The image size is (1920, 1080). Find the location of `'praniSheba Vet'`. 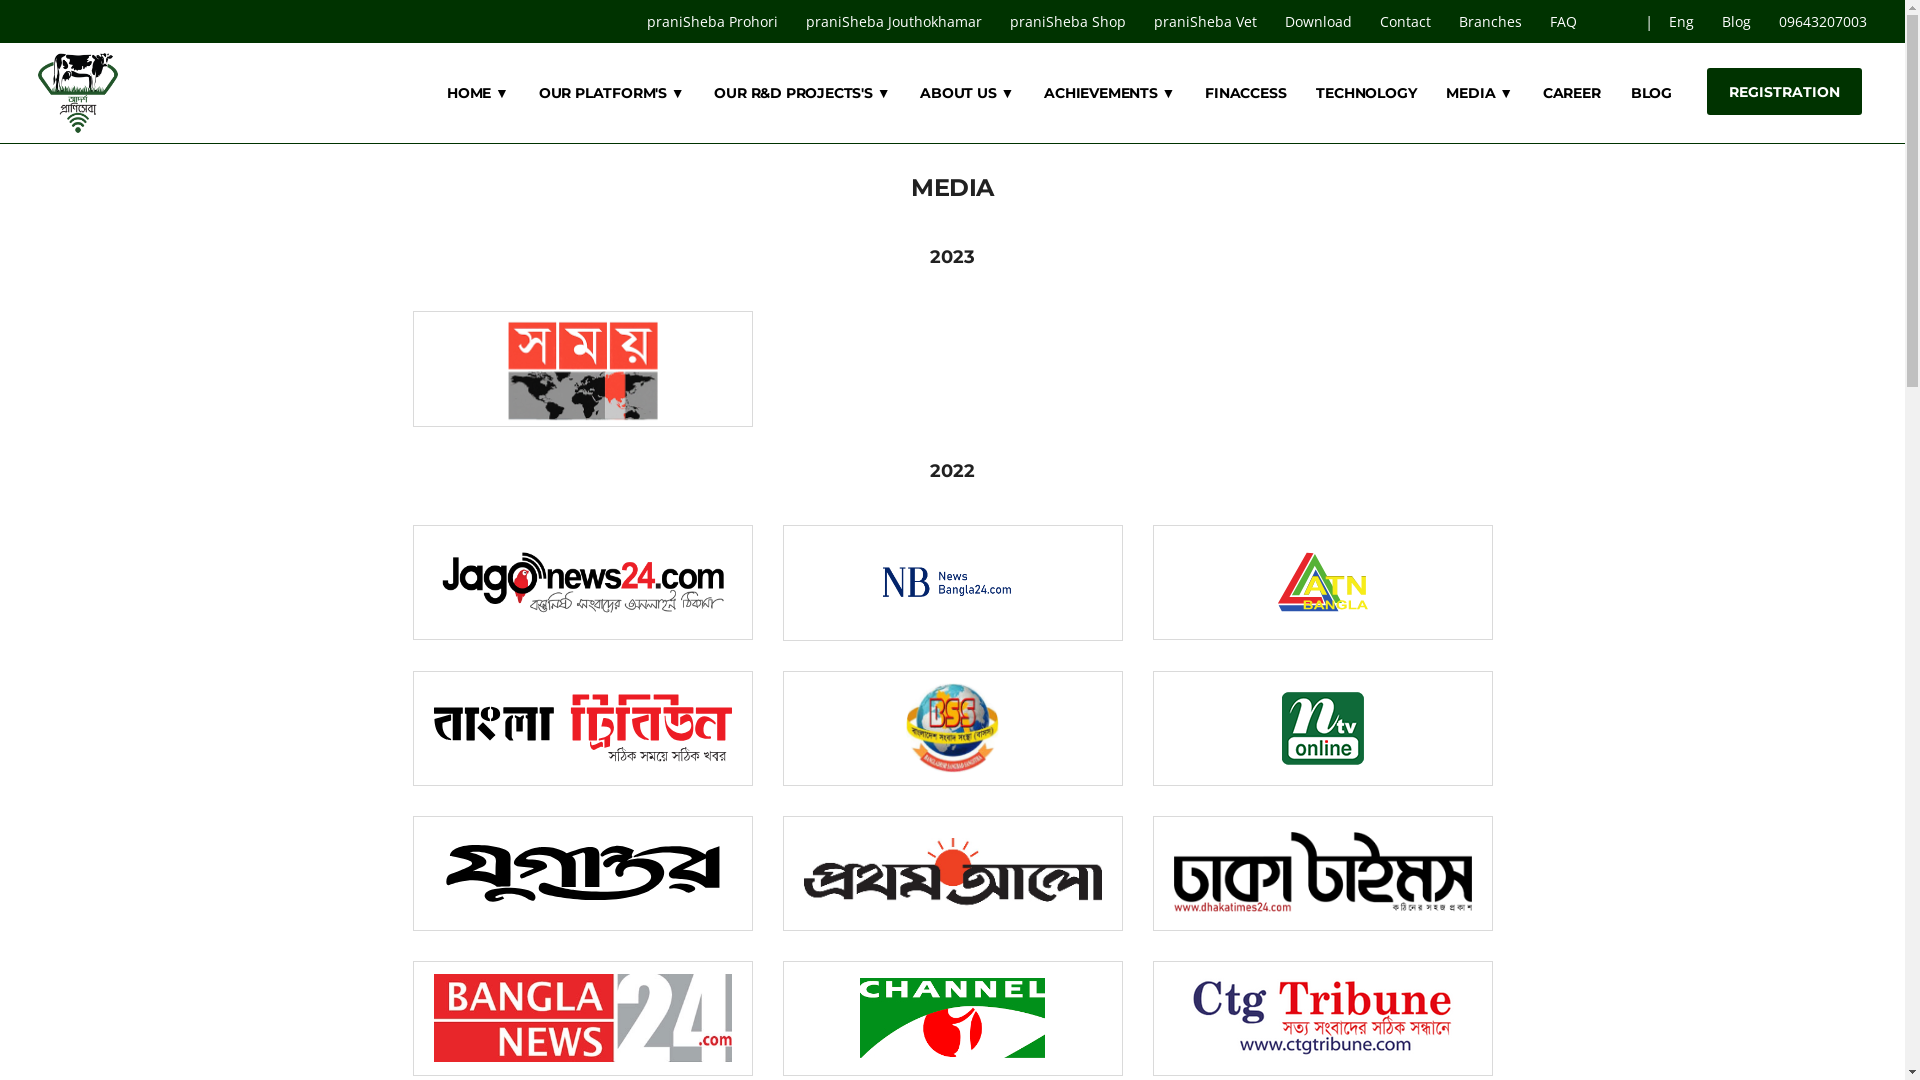

'praniSheba Vet' is located at coordinates (1206, 21).